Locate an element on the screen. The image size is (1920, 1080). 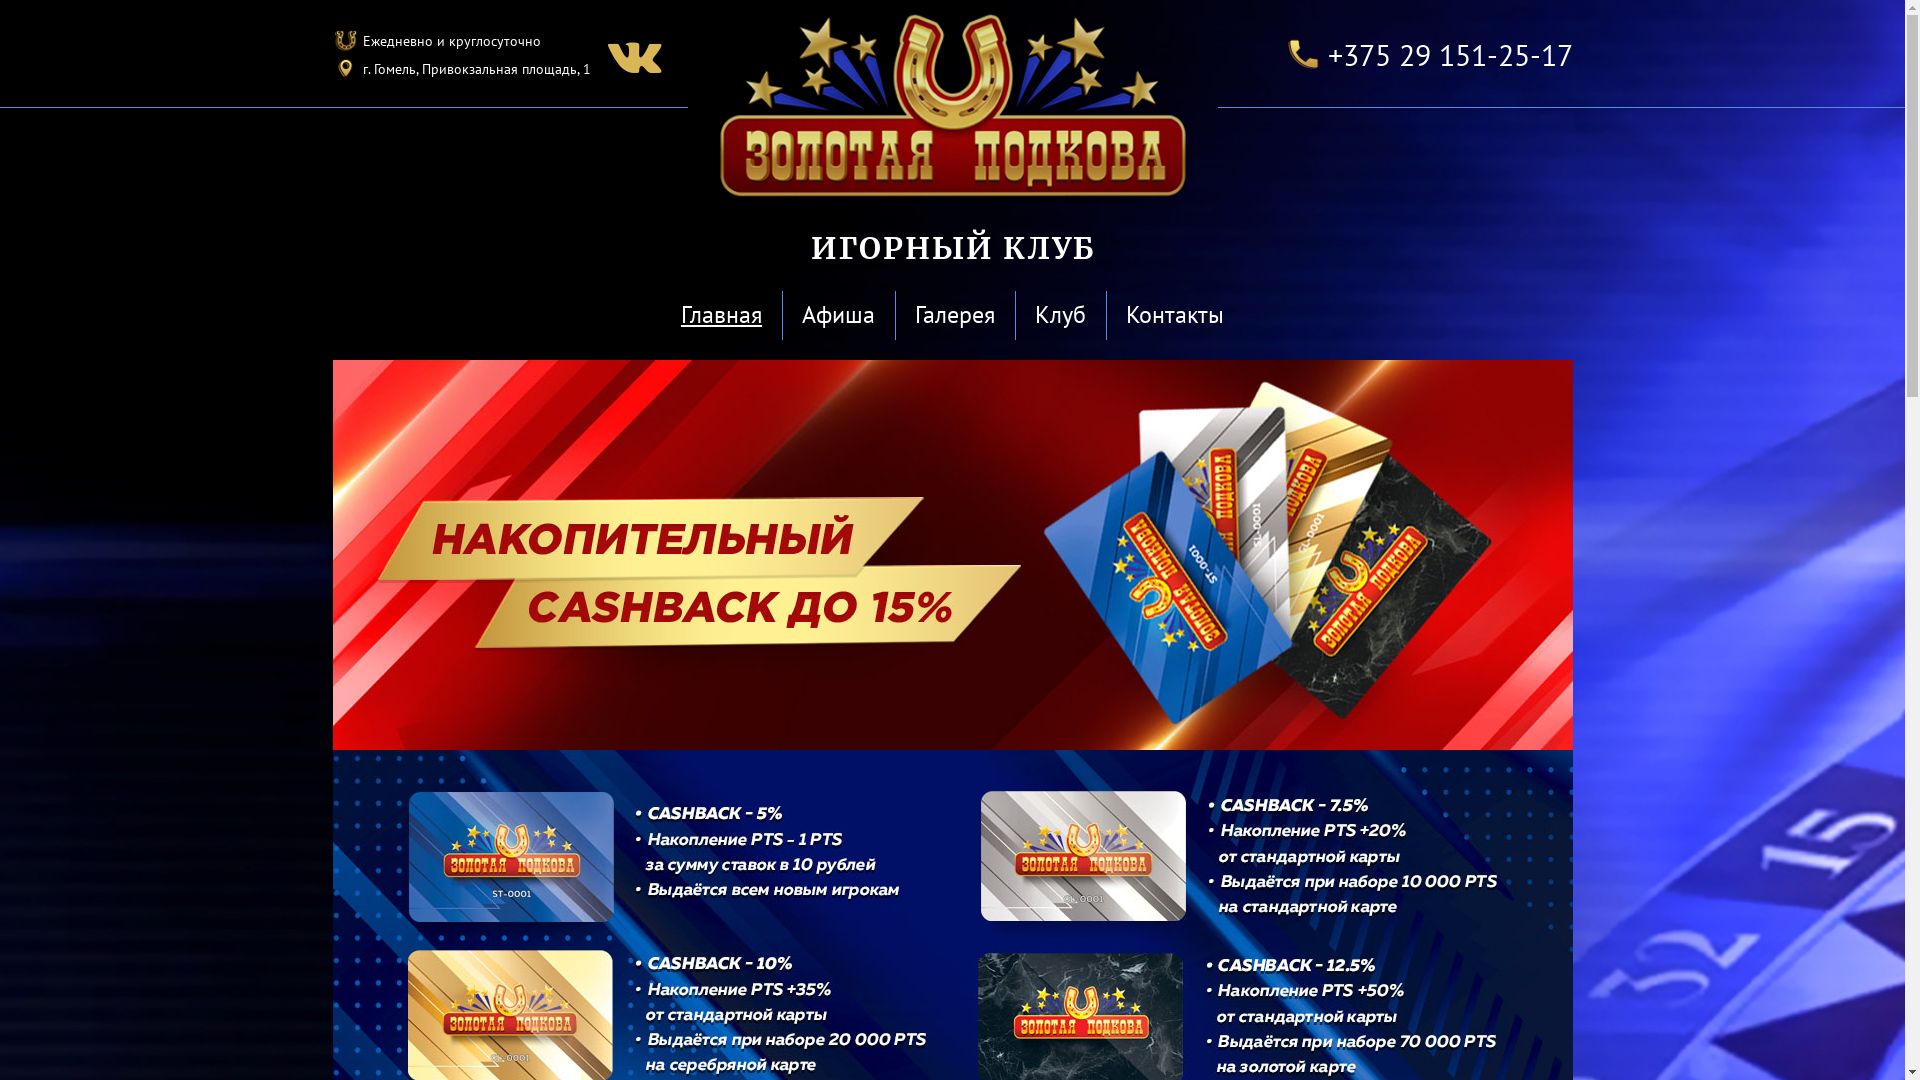
'+375 29 151-25-17' is located at coordinates (1450, 53).